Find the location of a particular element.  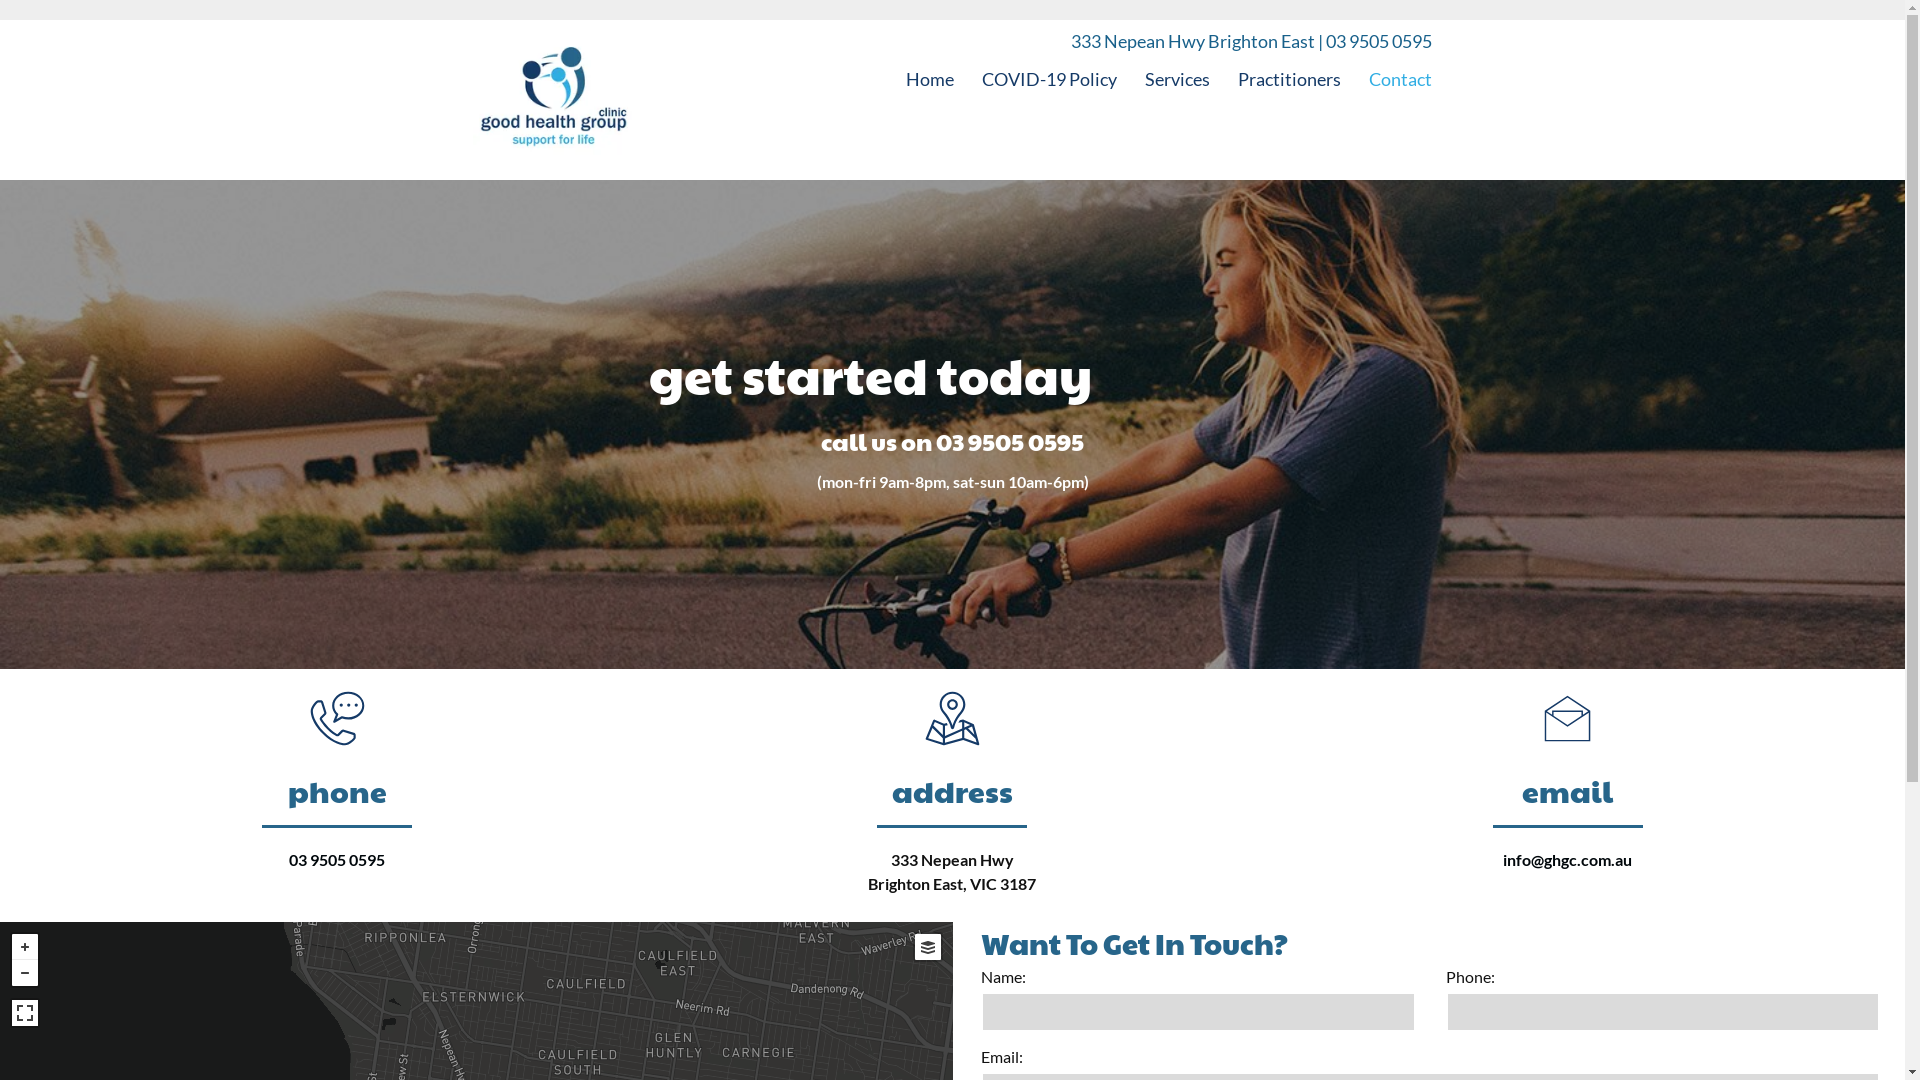

'Good Health Group logo' is located at coordinates (552, 100).